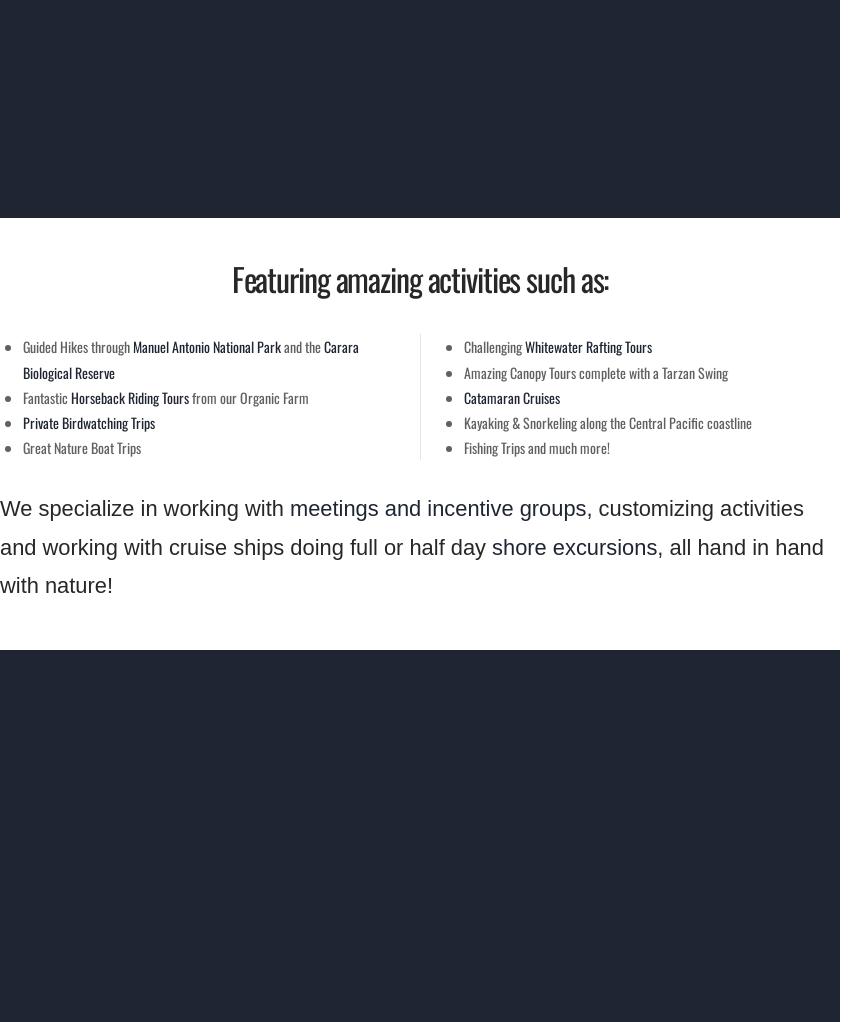 The image size is (868, 1022). I want to click on 'Guided Hikes through', so click(78, 346).